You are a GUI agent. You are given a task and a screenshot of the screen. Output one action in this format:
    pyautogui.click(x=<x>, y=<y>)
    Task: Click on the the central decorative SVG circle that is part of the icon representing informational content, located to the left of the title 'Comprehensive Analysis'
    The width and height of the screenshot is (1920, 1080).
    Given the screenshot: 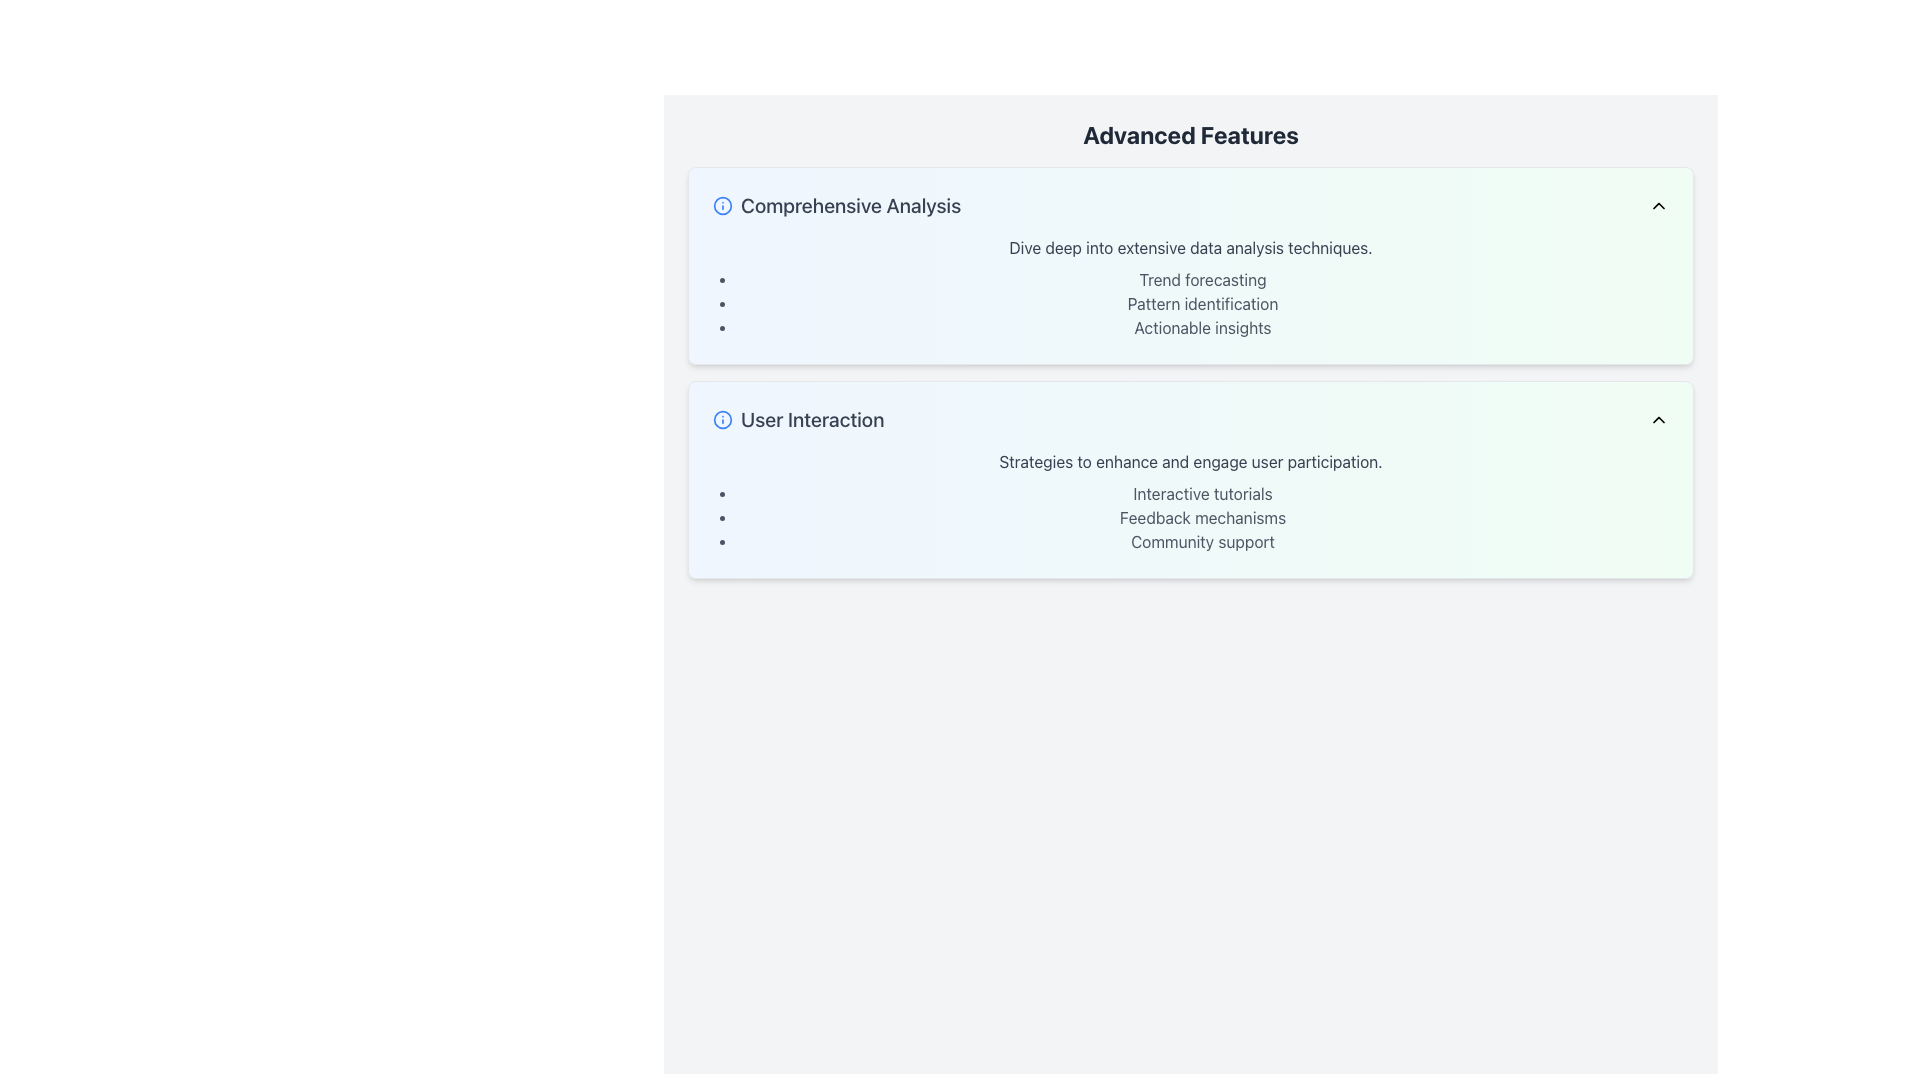 What is the action you would take?
    pyautogui.click(x=722, y=205)
    